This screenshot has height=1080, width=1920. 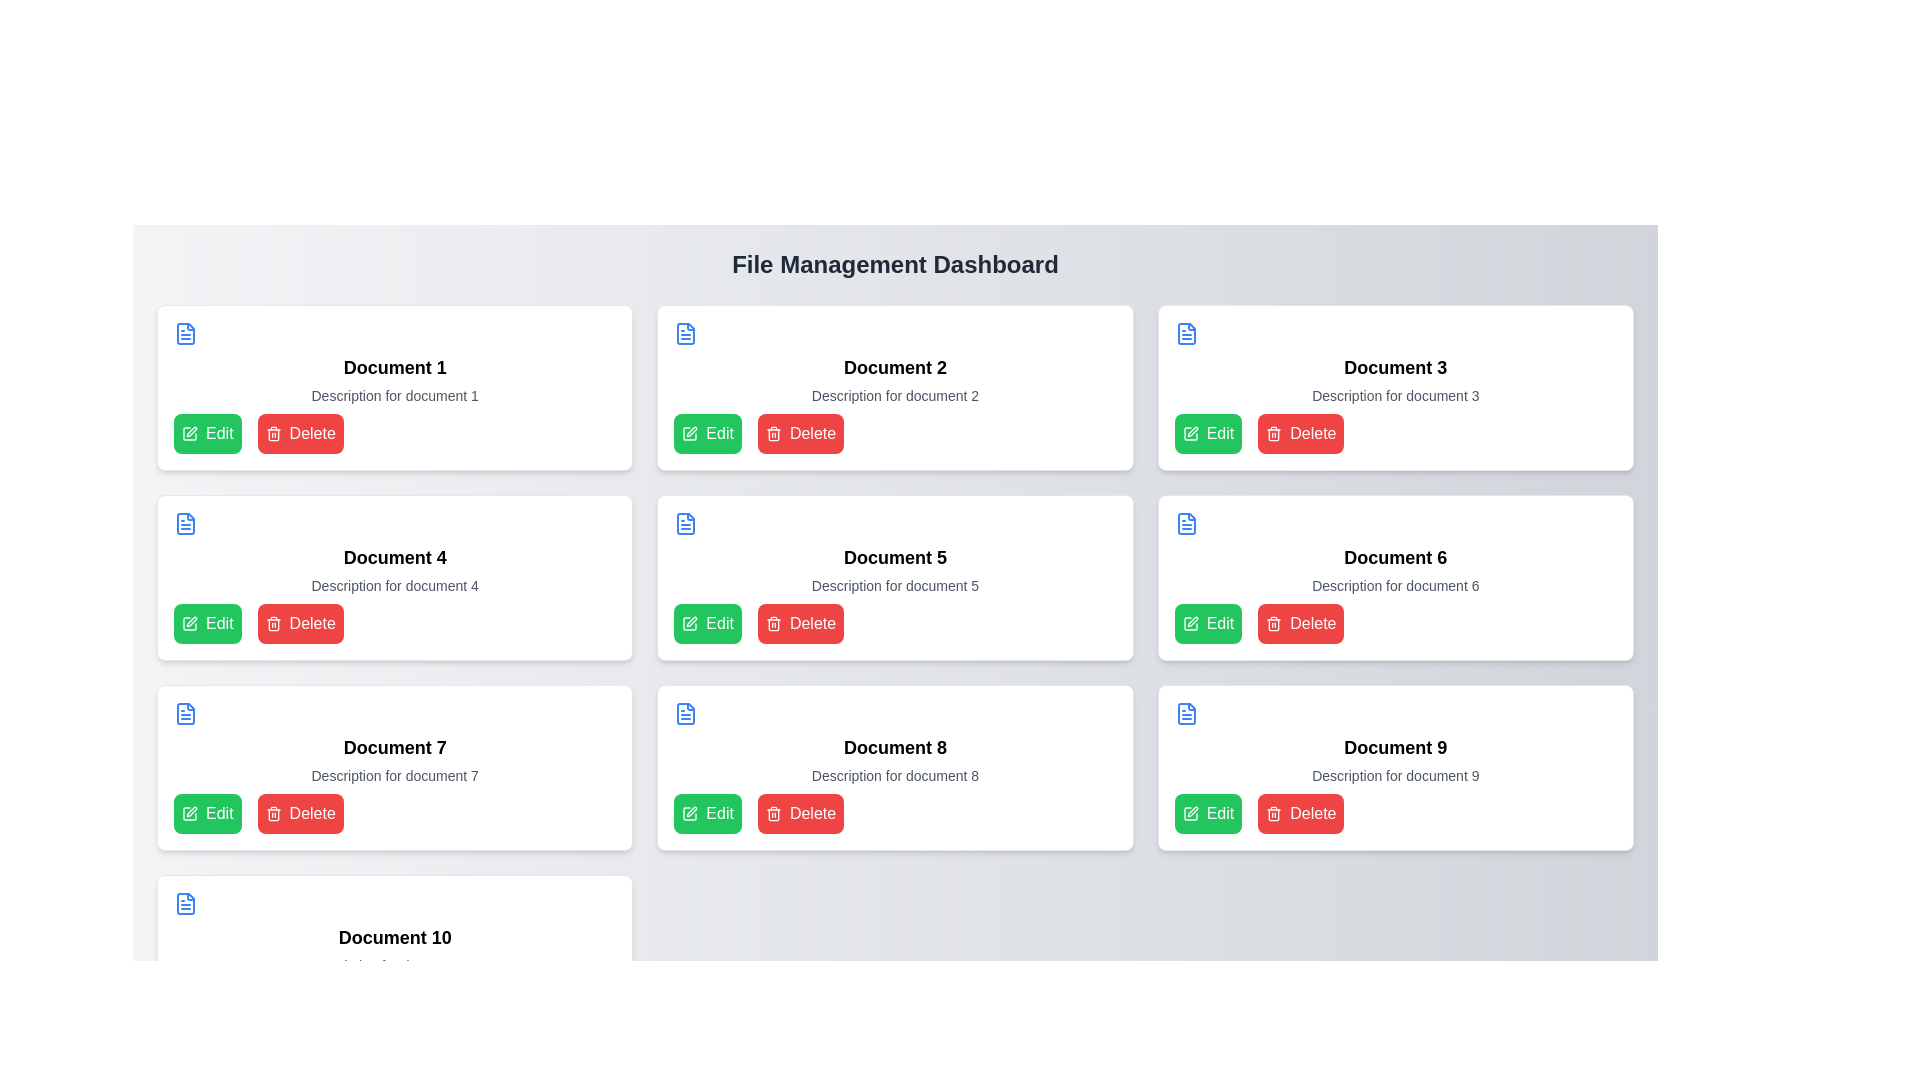 What do you see at coordinates (690, 623) in the screenshot?
I see `SVG properties of the 'Edit' icon located at the center-left of the 'Edit' button in the second document of the grid layout on the dashboard` at bounding box center [690, 623].